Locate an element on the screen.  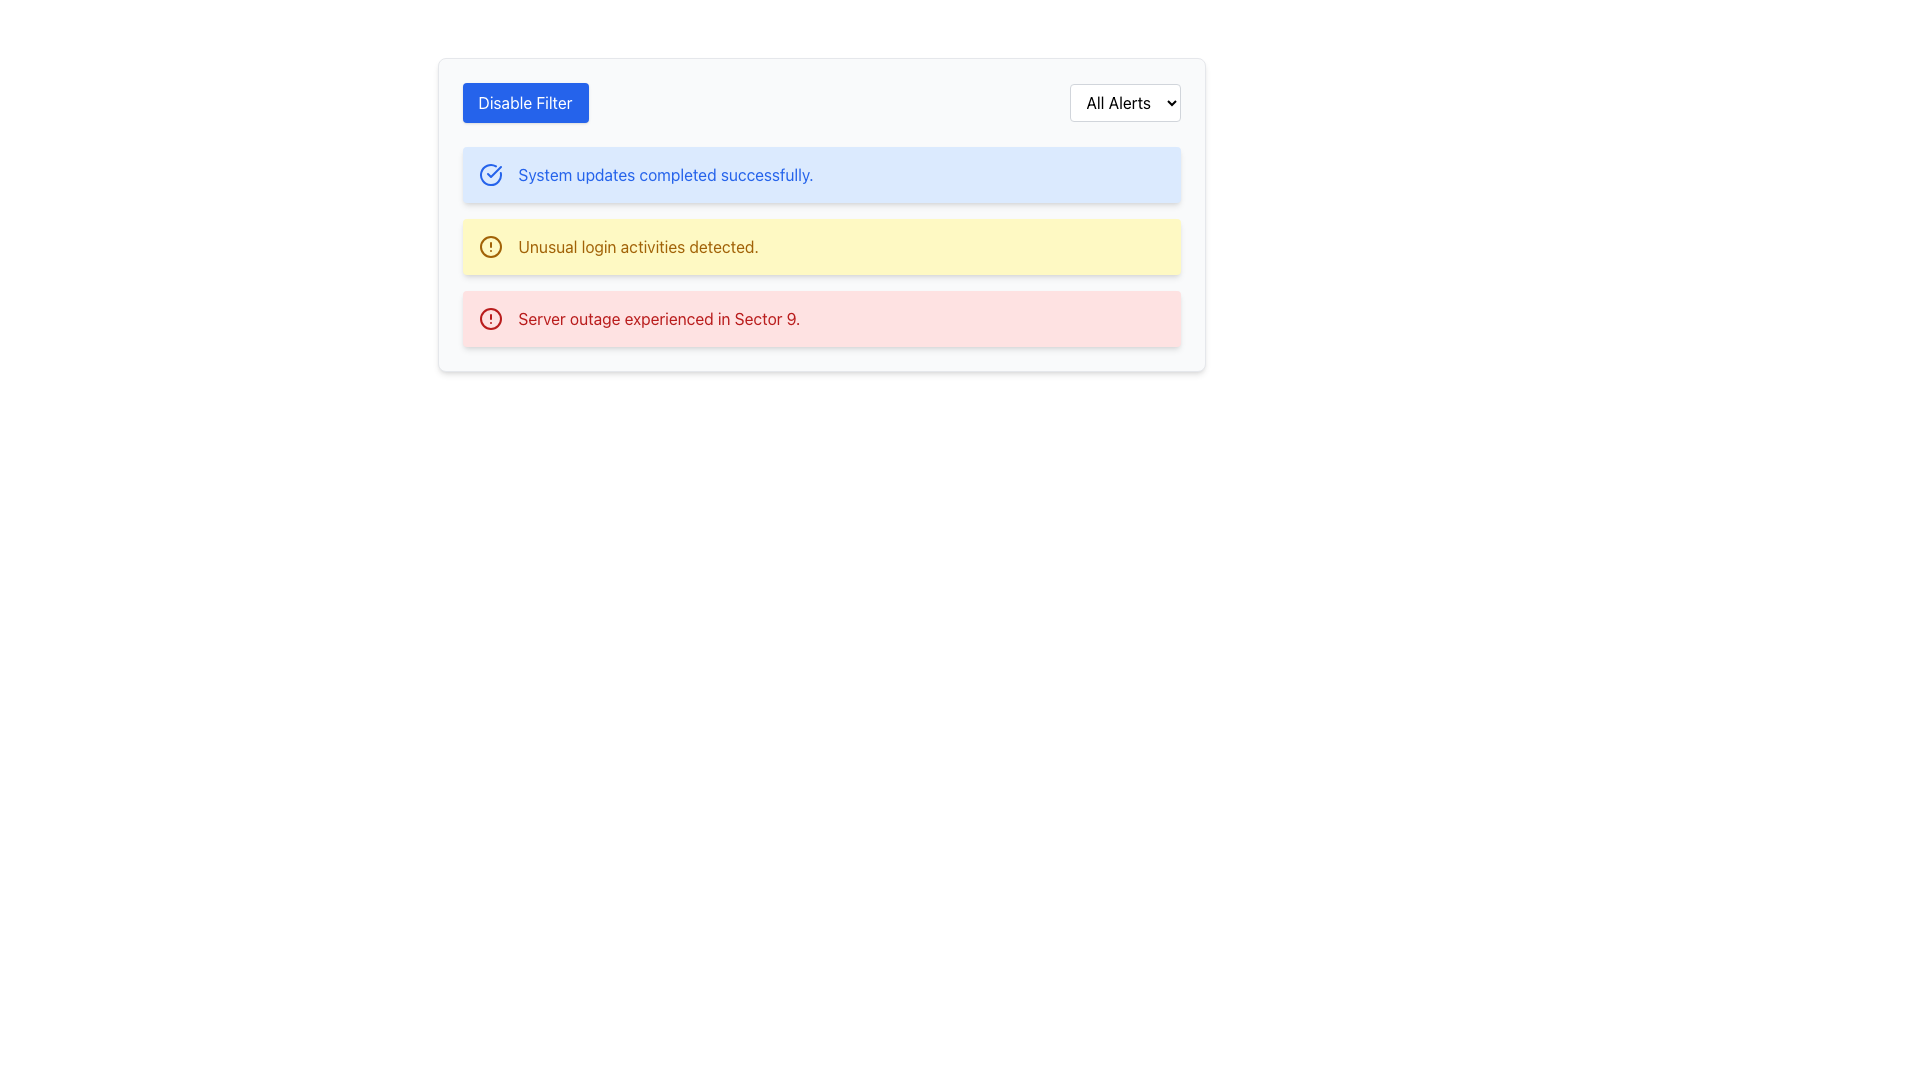
the circular blue outlined icon with a checkmark that indicates confirmation, located to the left of the text 'System updates completed successfully' in the blue-highlighted alert section at the top of the notifications list is located at coordinates (490, 173).